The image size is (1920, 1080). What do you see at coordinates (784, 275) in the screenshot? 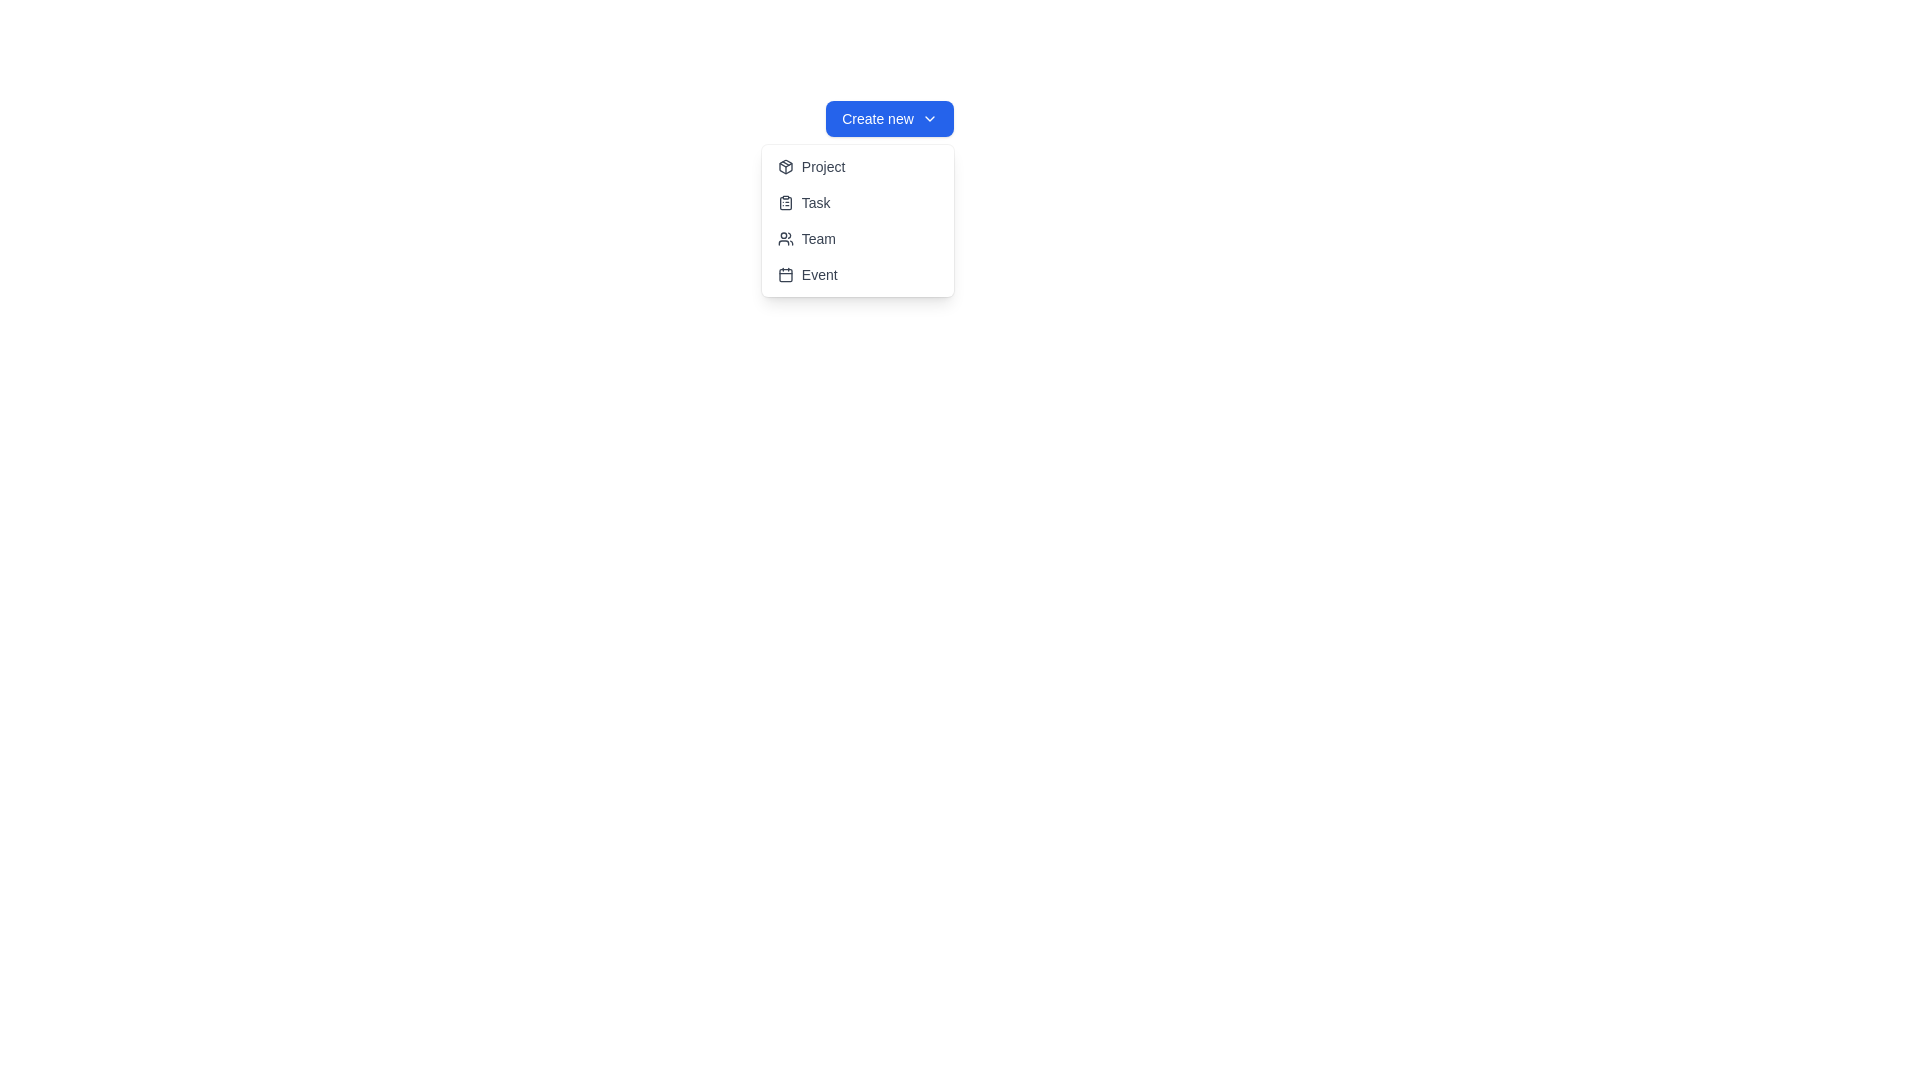
I see `the visual status of the calendar icon with red shading located adjacent to the 'Event' menu item in the dropdown menu` at bounding box center [784, 275].